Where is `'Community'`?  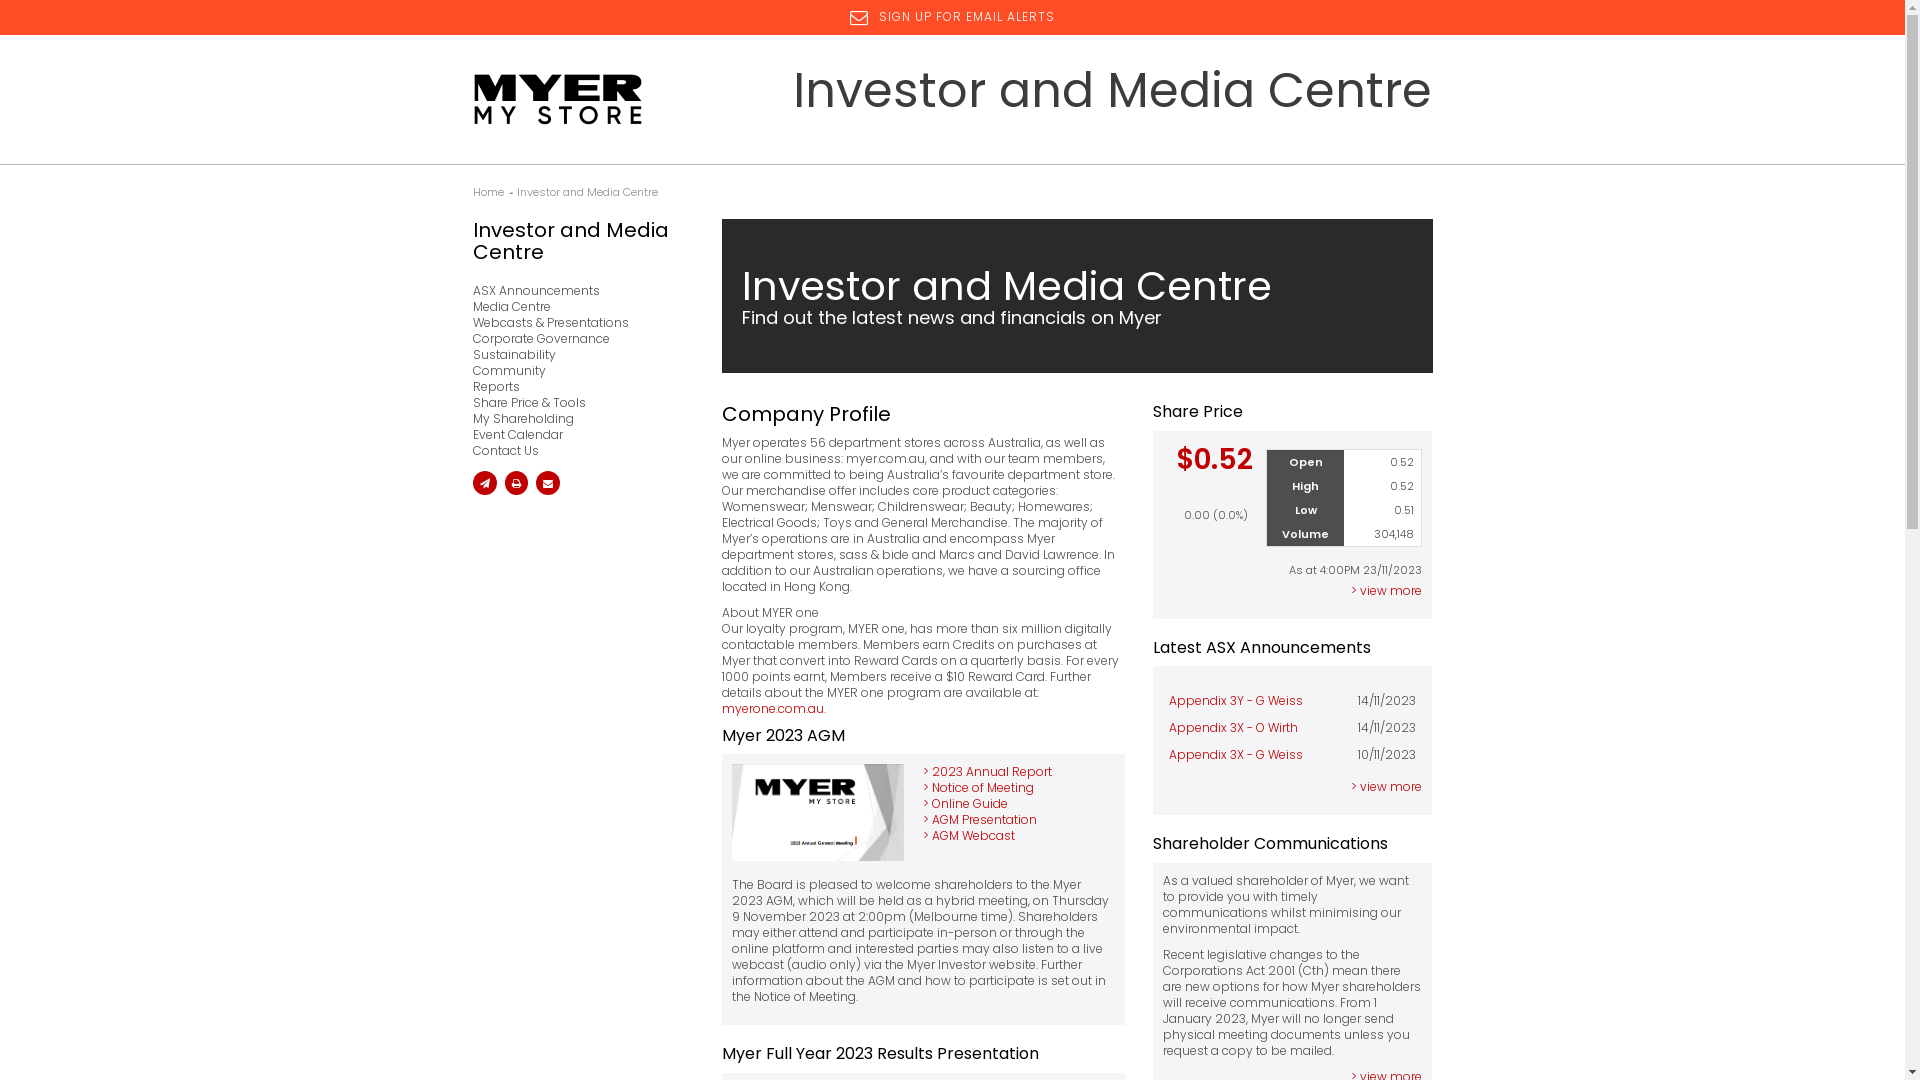
'Community' is located at coordinates (576, 370).